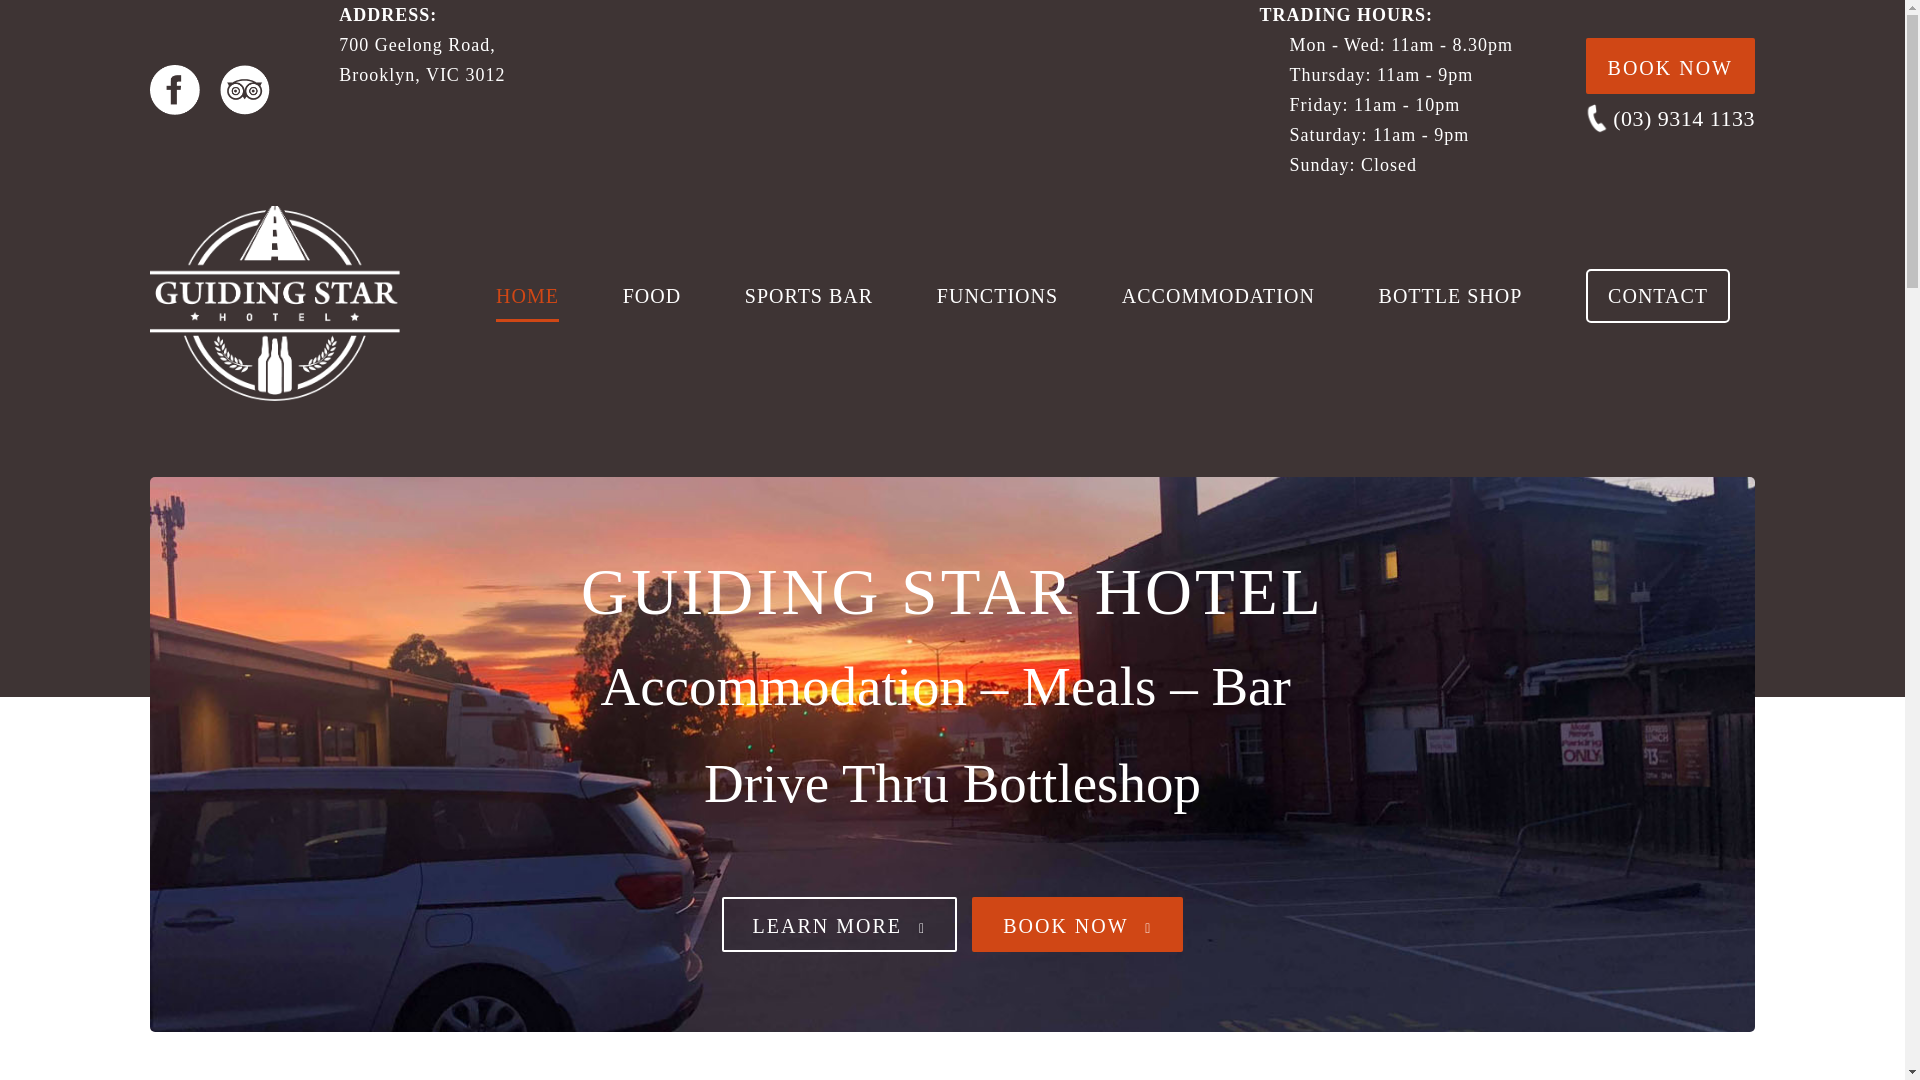 The image size is (1920, 1080). What do you see at coordinates (743, 296) in the screenshot?
I see `'SPORTS BAR'` at bounding box center [743, 296].